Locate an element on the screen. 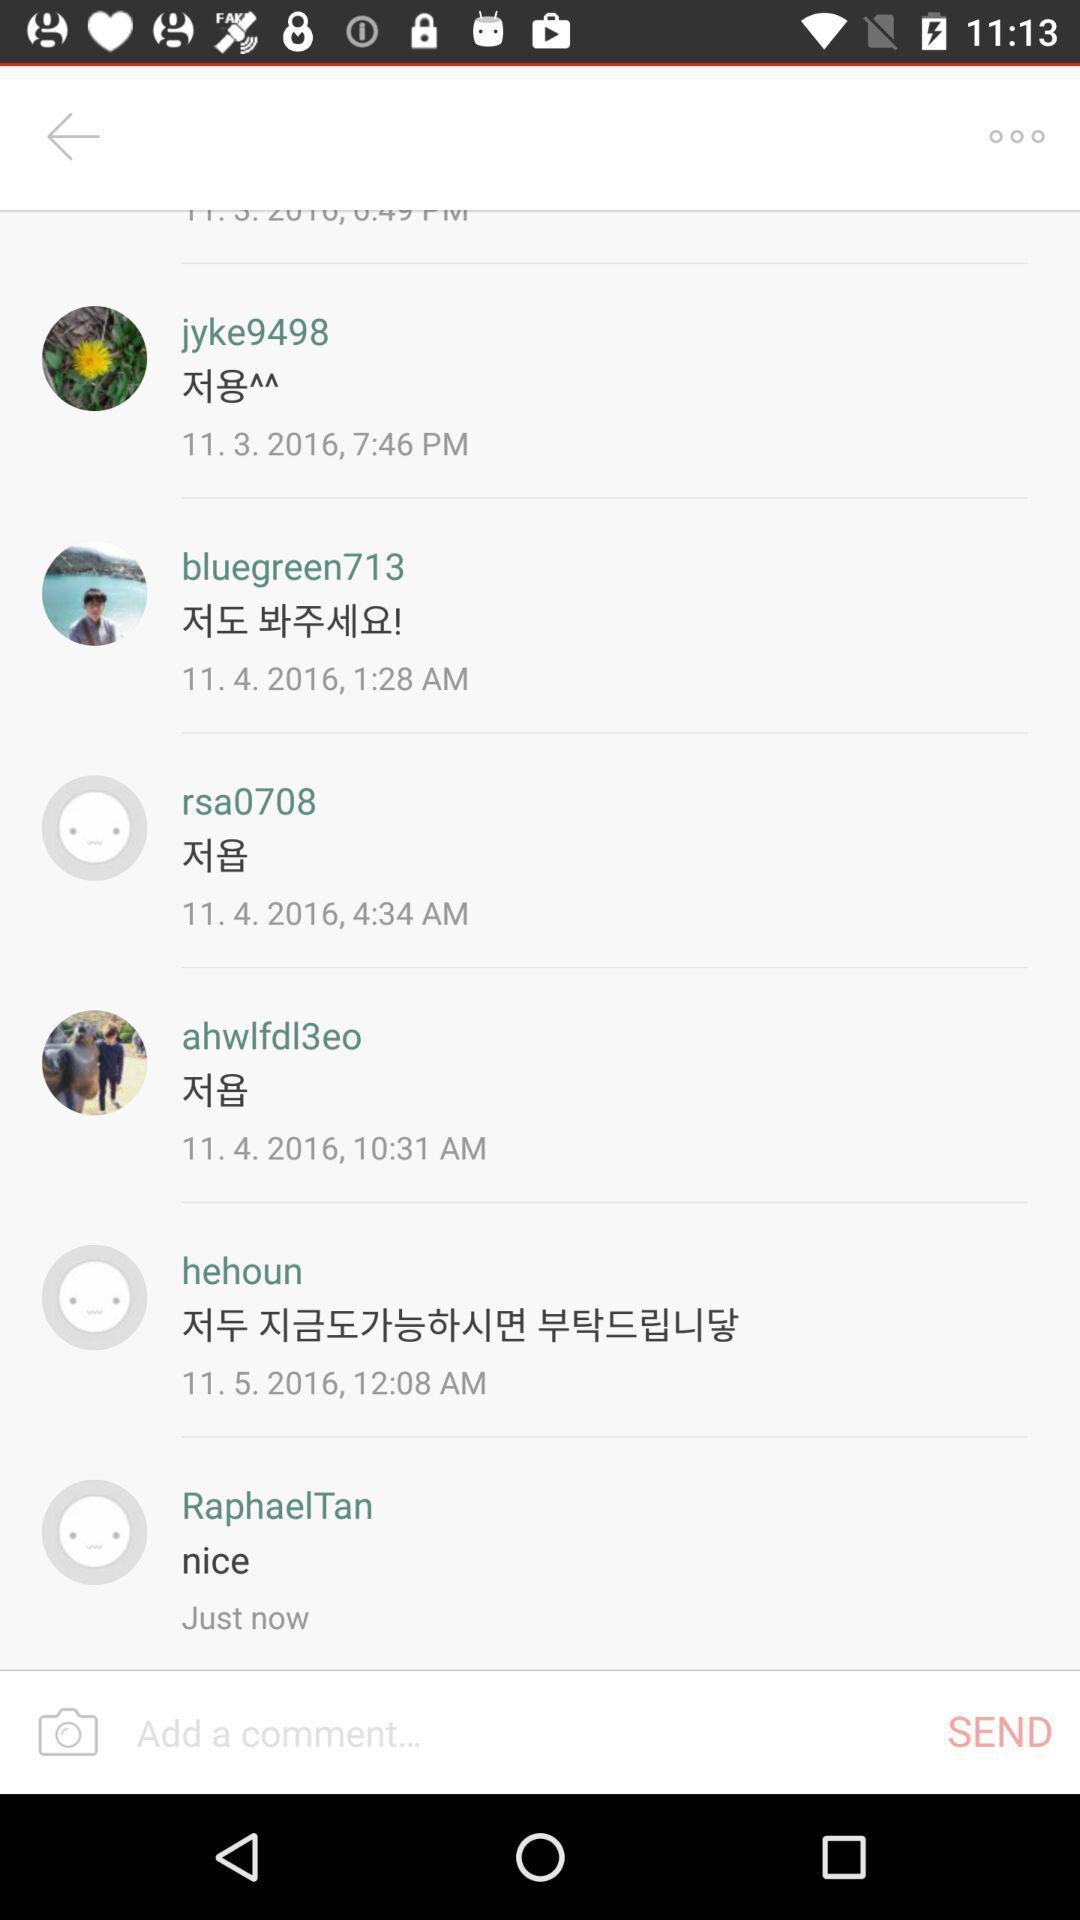  item at the bottom right corner is located at coordinates (1000, 1729).